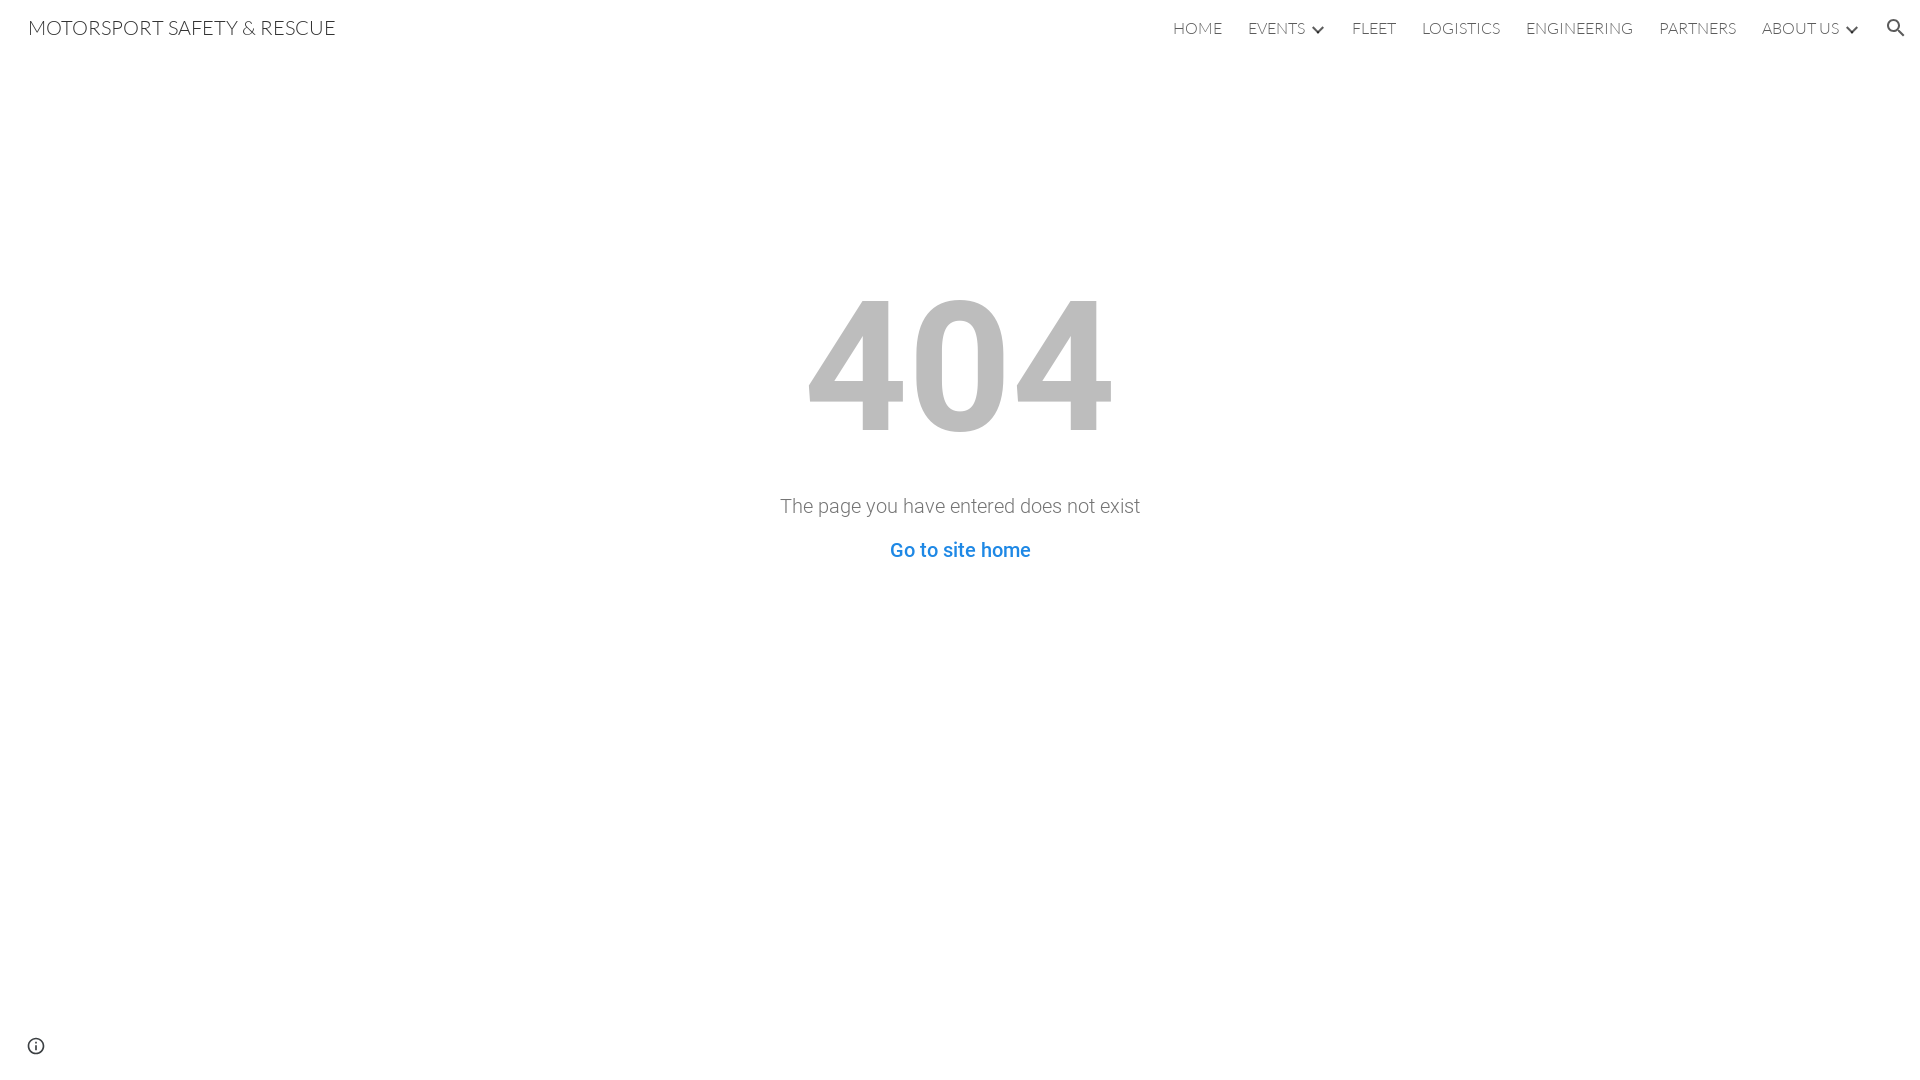 Image resolution: width=1920 pixels, height=1080 pixels. Describe the element at coordinates (1316, 27) in the screenshot. I see `'Expand/Collapse'` at that location.